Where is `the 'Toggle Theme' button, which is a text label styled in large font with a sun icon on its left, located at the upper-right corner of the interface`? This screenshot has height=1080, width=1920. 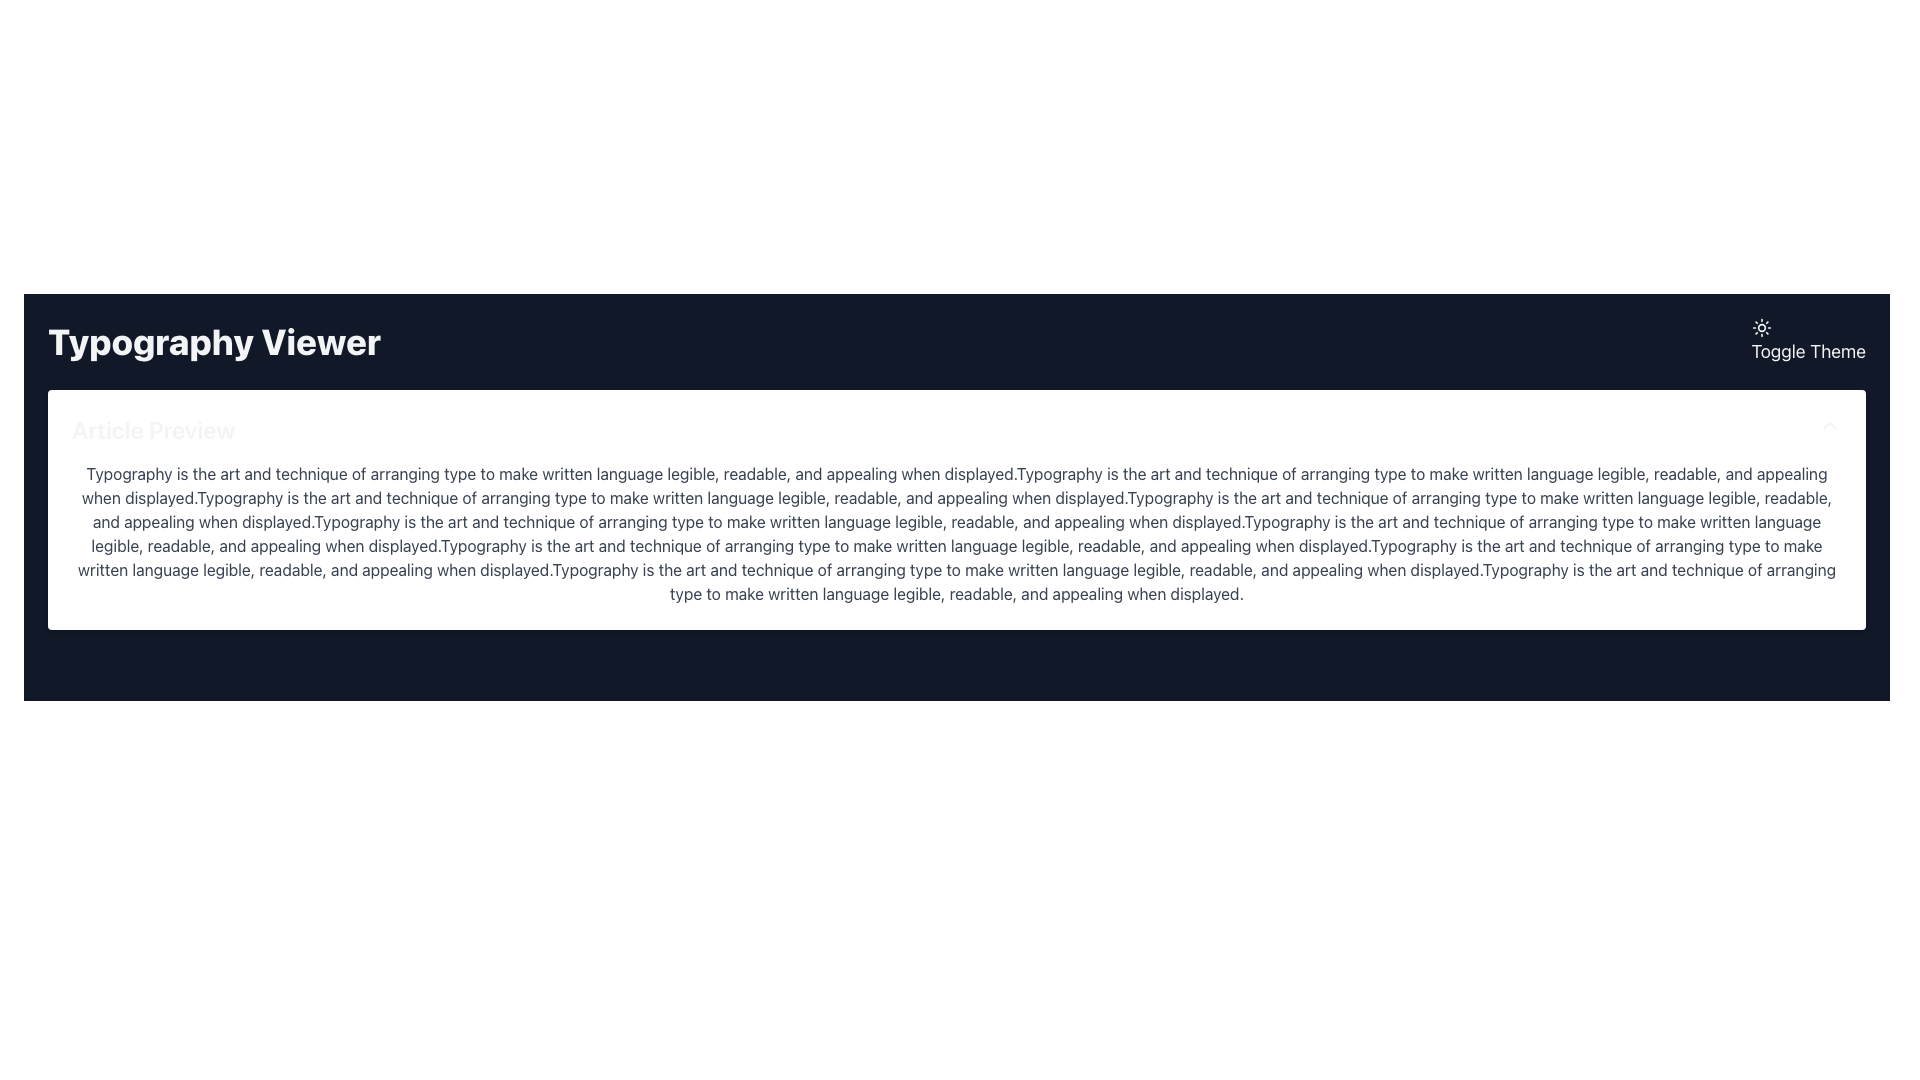 the 'Toggle Theme' button, which is a text label styled in large font with a sun icon on its left, located at the upper-right corner of the interface is located at coordinates (1808, 341).